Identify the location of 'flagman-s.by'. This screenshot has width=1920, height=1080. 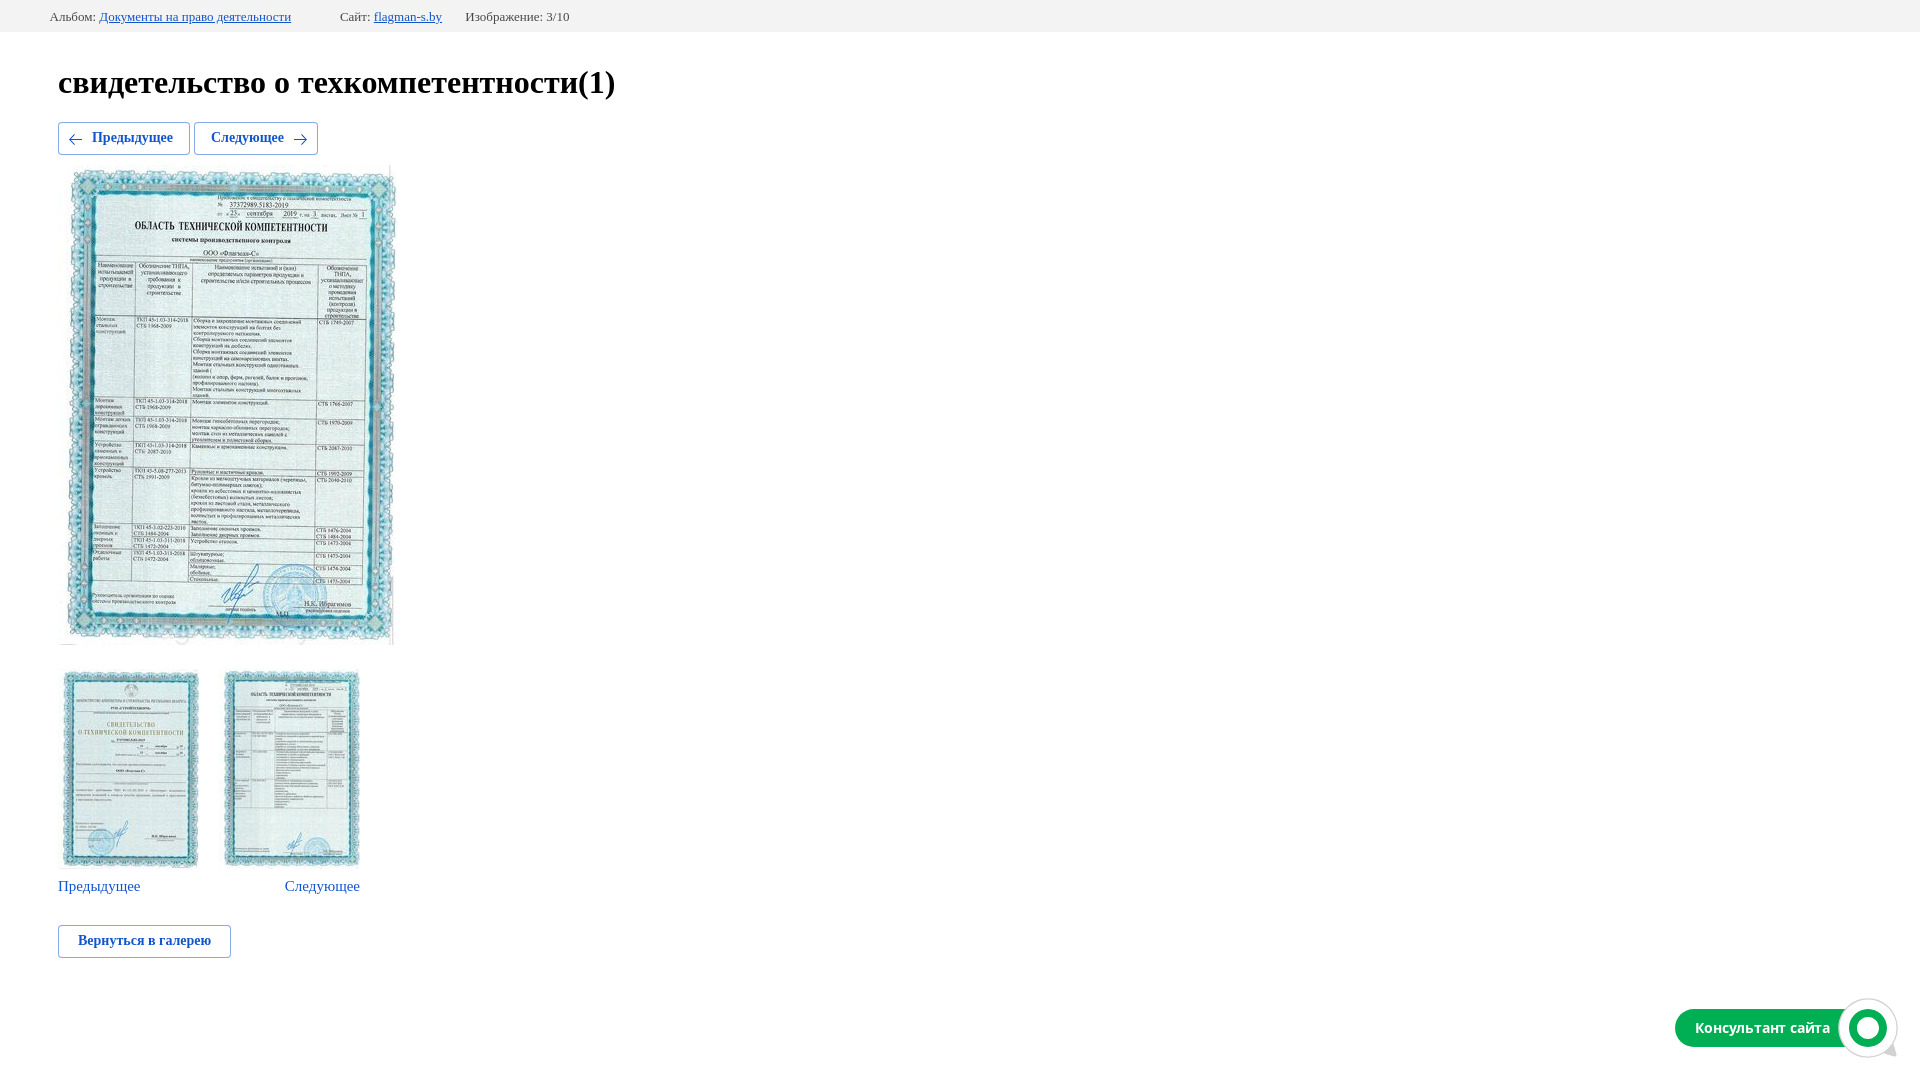
(374, 16).